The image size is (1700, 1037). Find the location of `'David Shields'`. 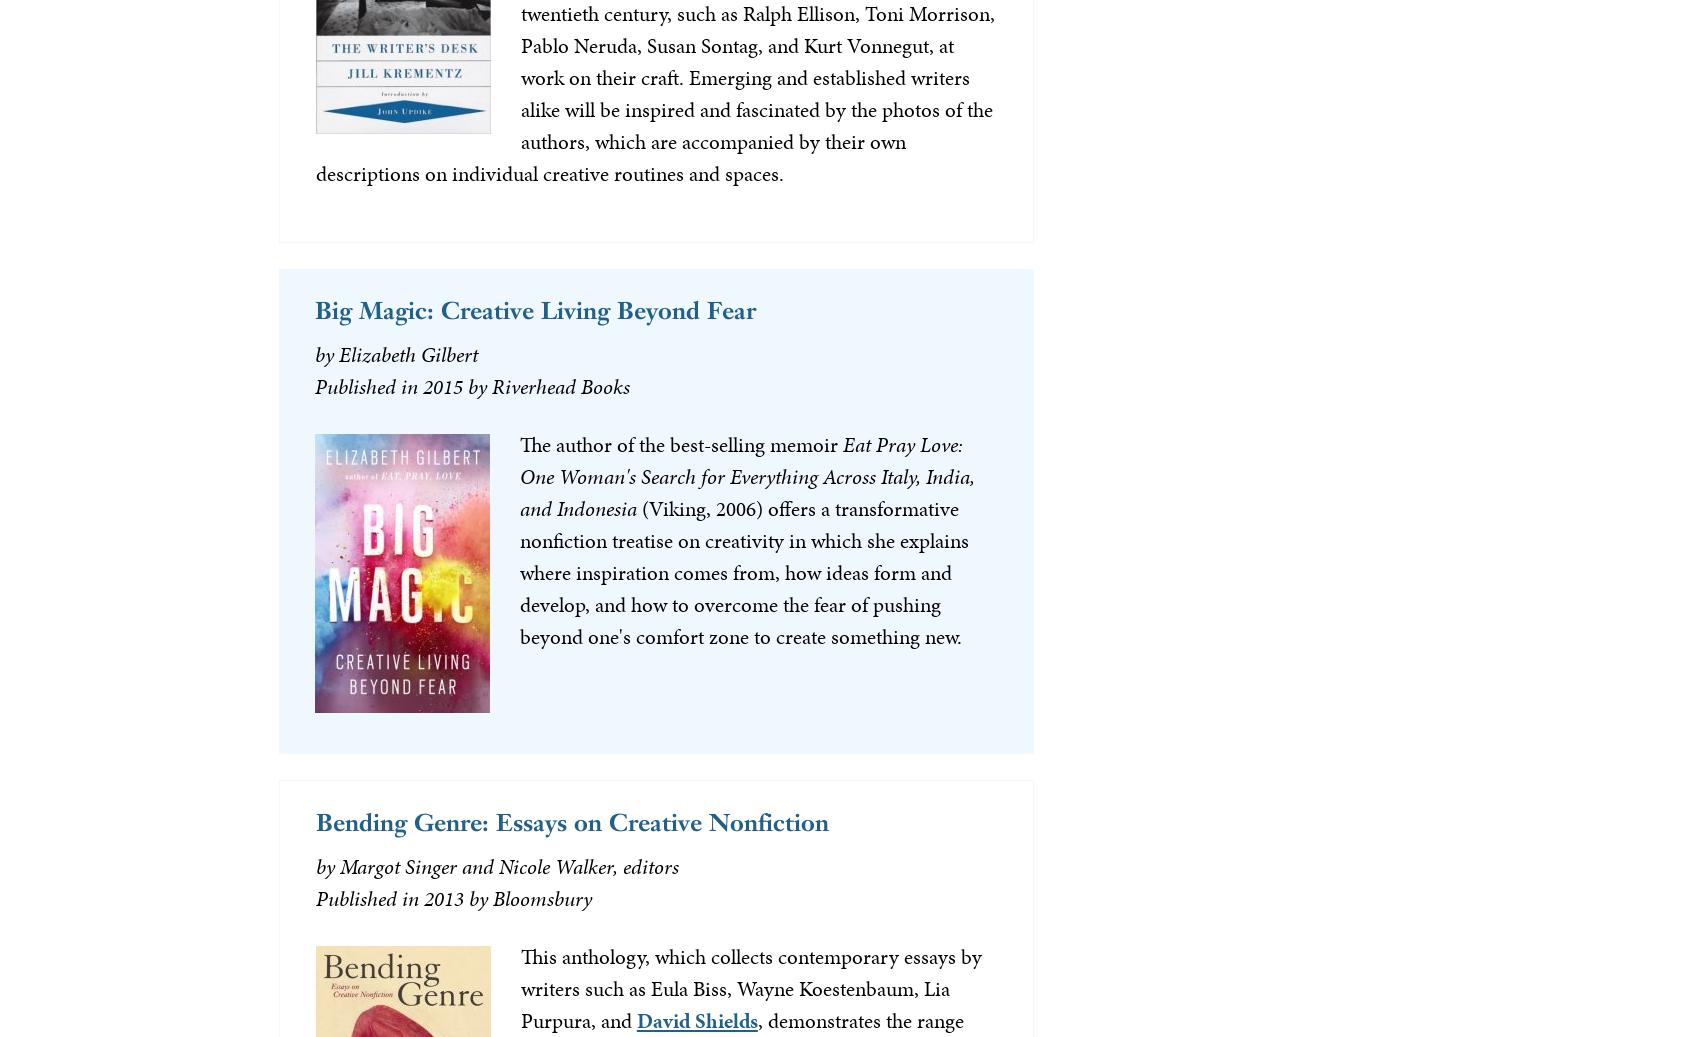

'David Shields' is located at coordinates (696, 1019).